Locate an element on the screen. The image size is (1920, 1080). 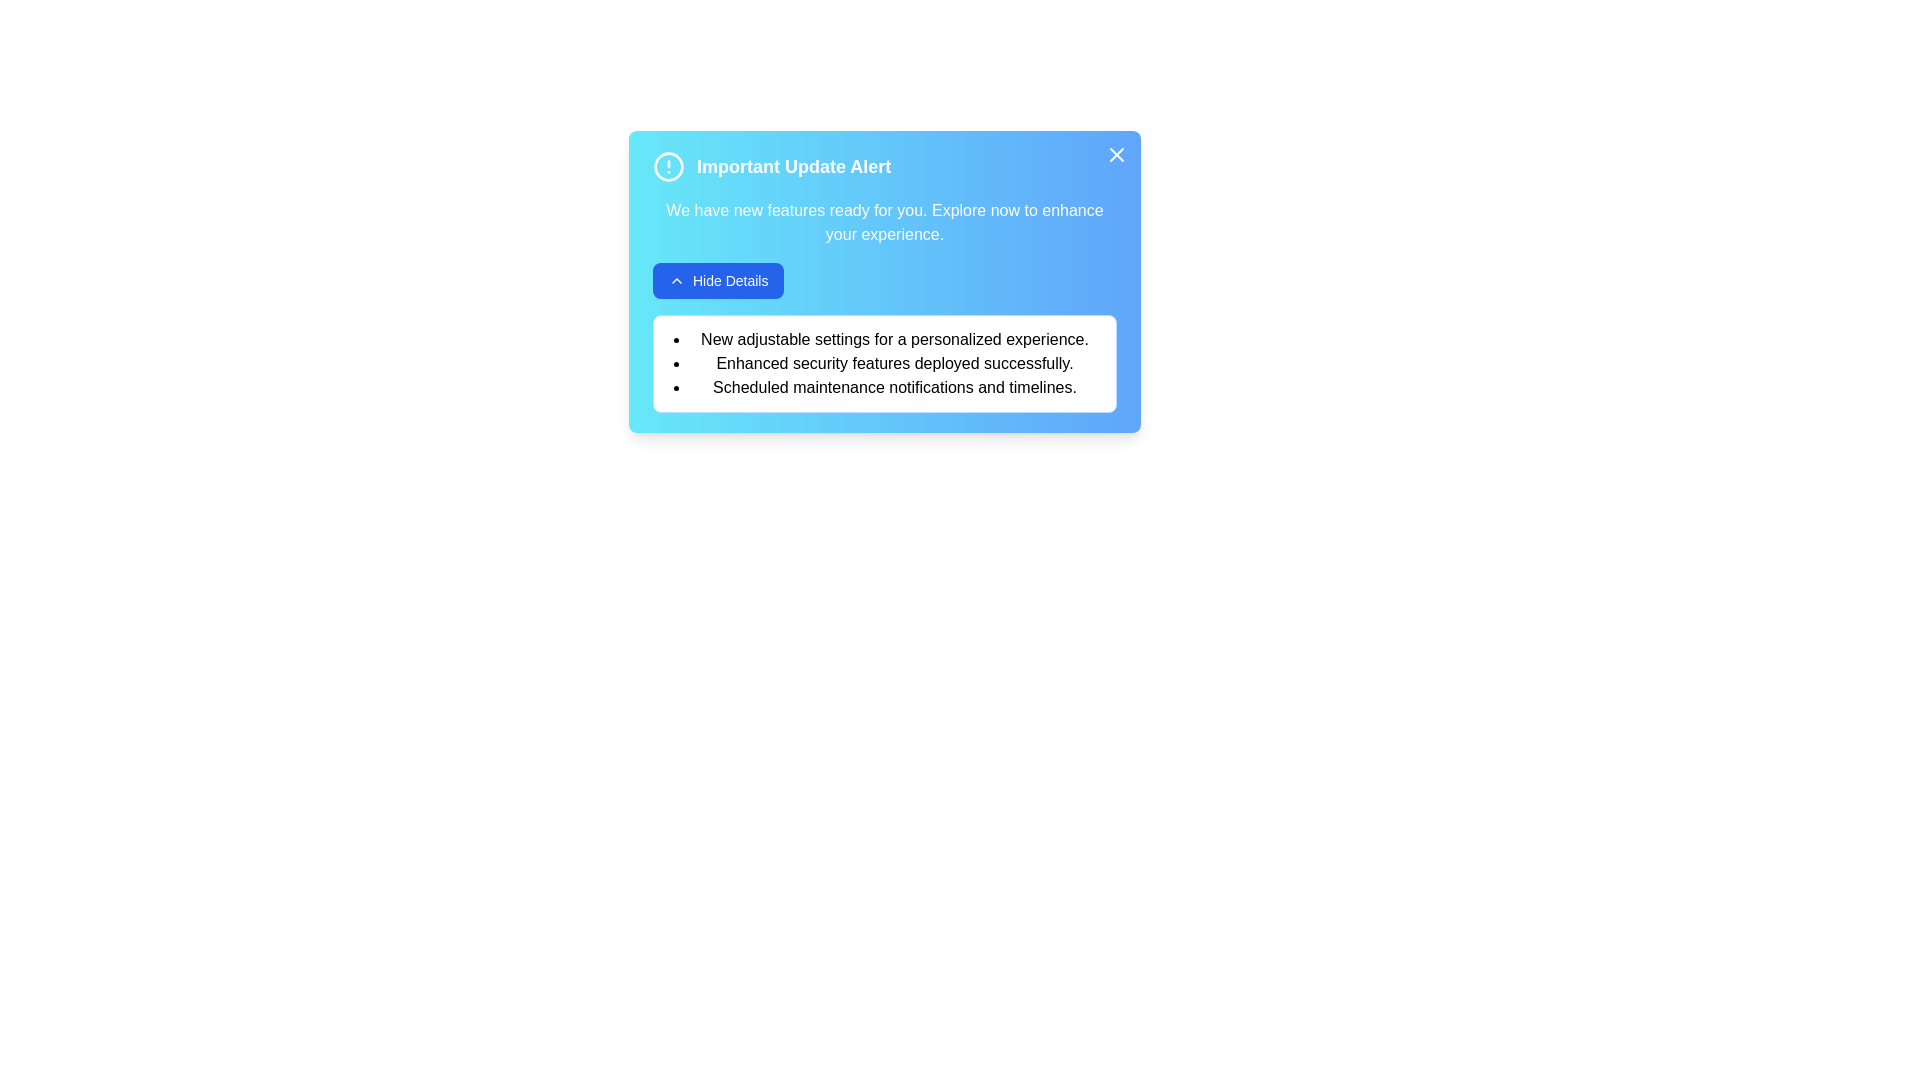
the 'Hide Details' button to toggle the visibility of additional details is located at coordinates (718, 281).